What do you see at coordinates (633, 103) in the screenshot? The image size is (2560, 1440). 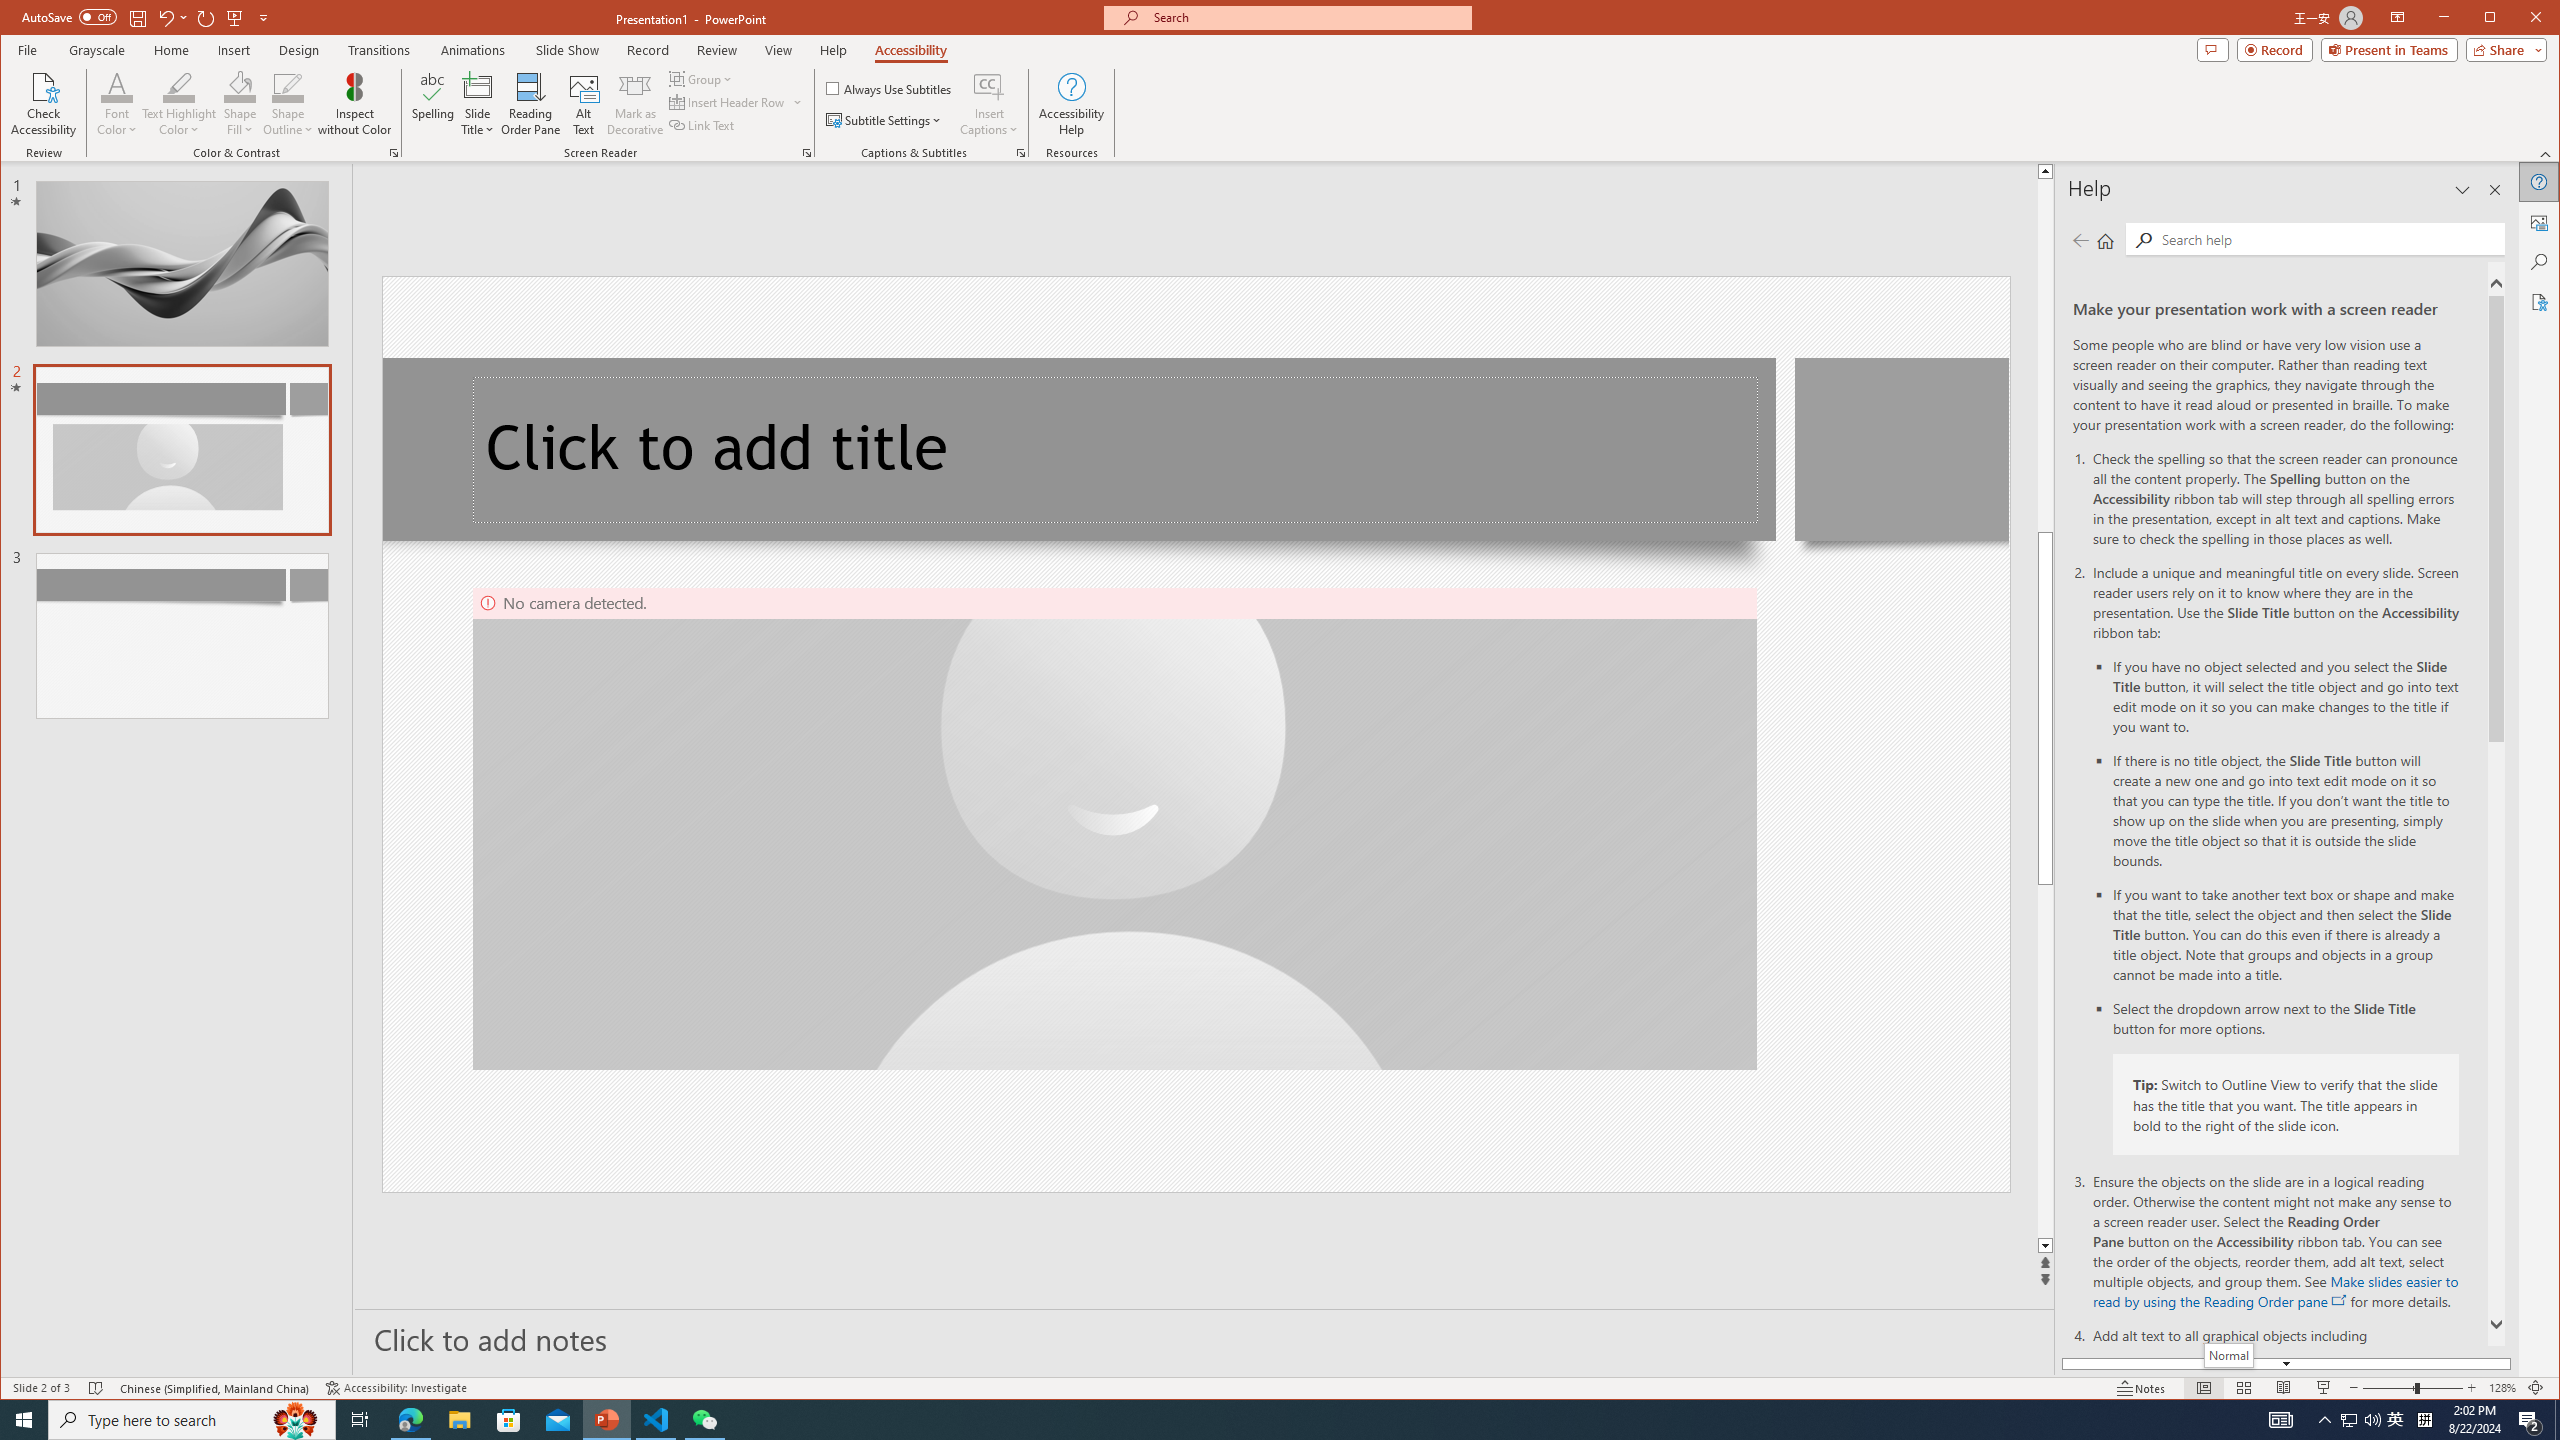 I see `'Mark as Decorative'` at bounding box center [633, 103].